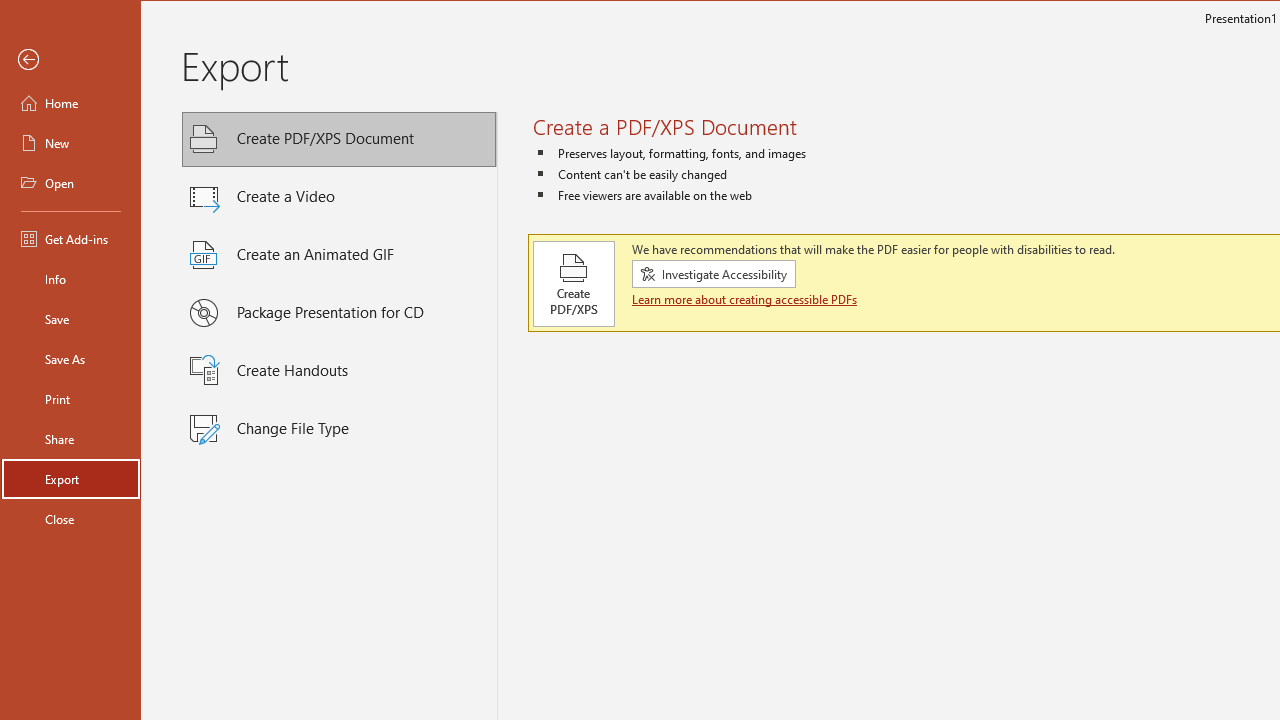  What do you see at coordinates (71, 238) in the screenshot?
I see `'Get Add-ins'` at bounding box center [71, 238].